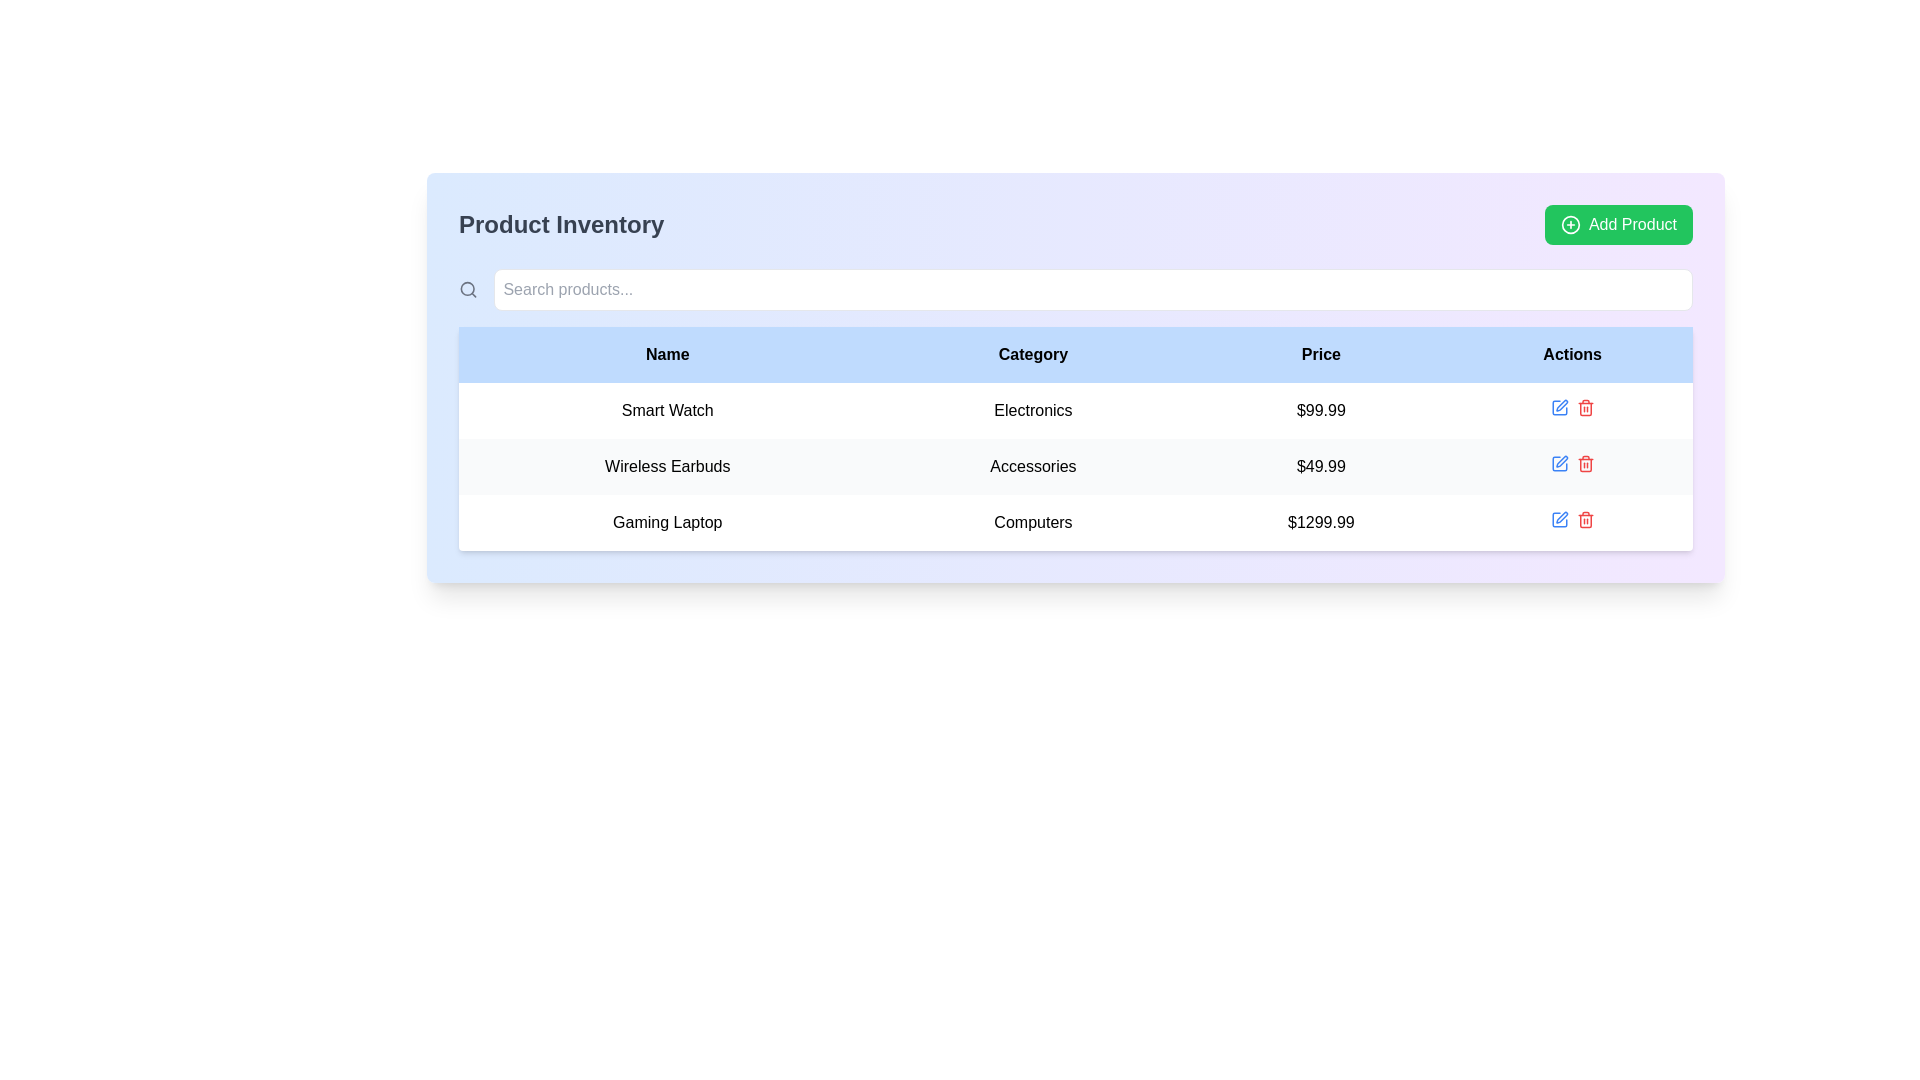 This screenshot has width=1920, height=1080. What do you see at coordinates (1033, 410) in the screenshot?
I see `the static text element displaying 'Electronics' located in the second column of the first row in the 'Product Inventory' interface` at bounding box center [1033, 410].